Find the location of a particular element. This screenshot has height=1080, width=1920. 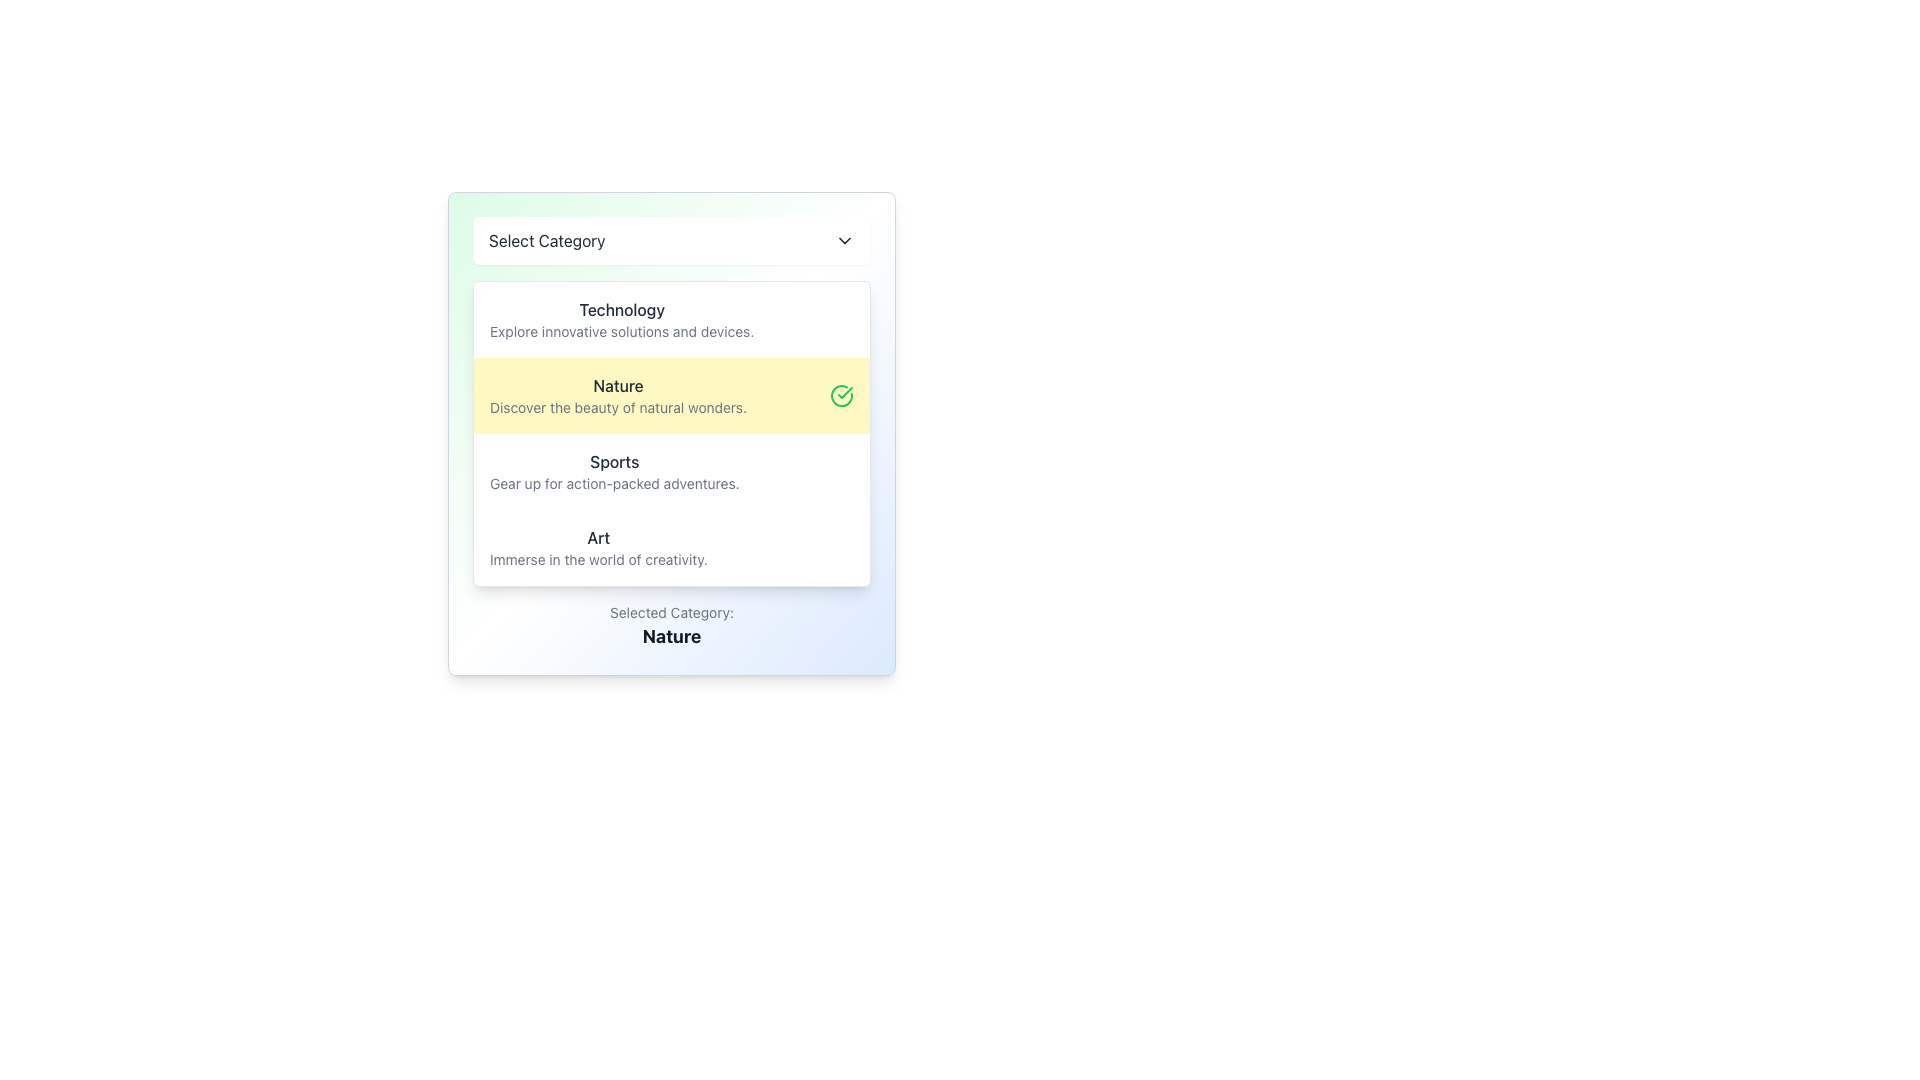

the second selectable item in the dropdown menu is located at coordinates (672, 396).